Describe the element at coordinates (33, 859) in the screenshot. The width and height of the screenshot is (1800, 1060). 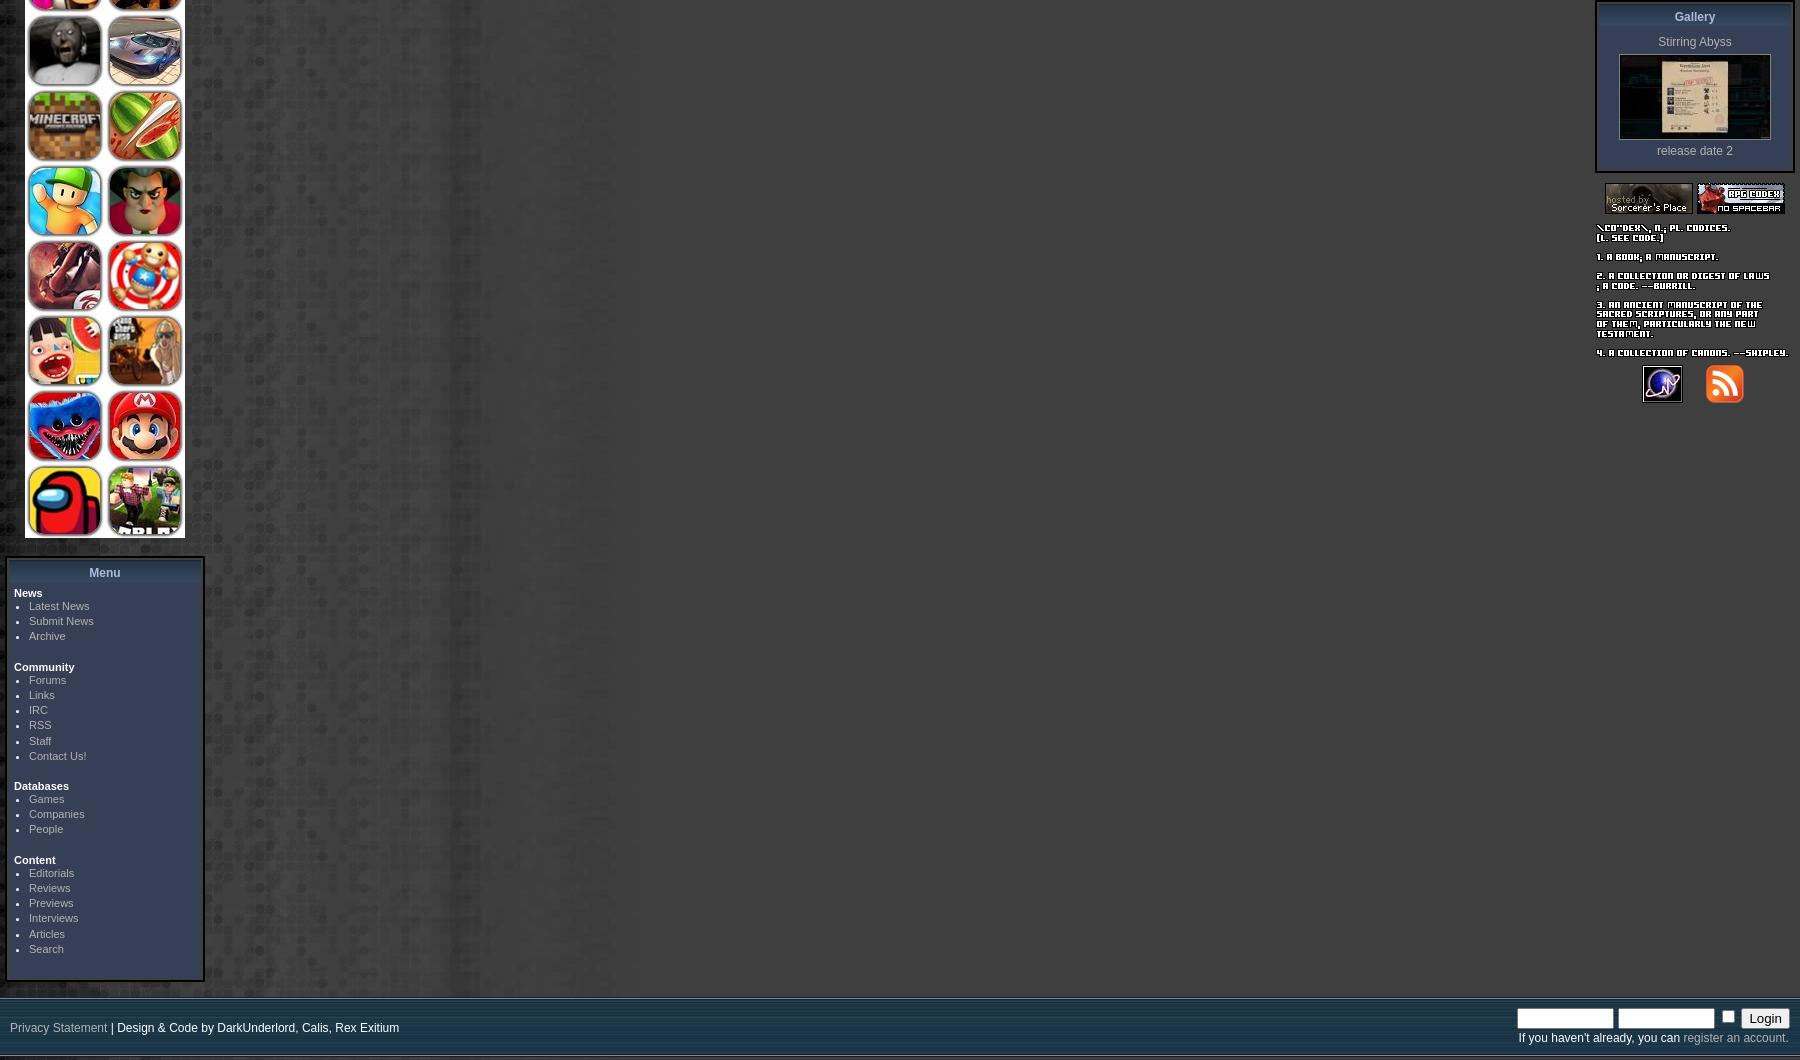
I see `'Content'` at that location.